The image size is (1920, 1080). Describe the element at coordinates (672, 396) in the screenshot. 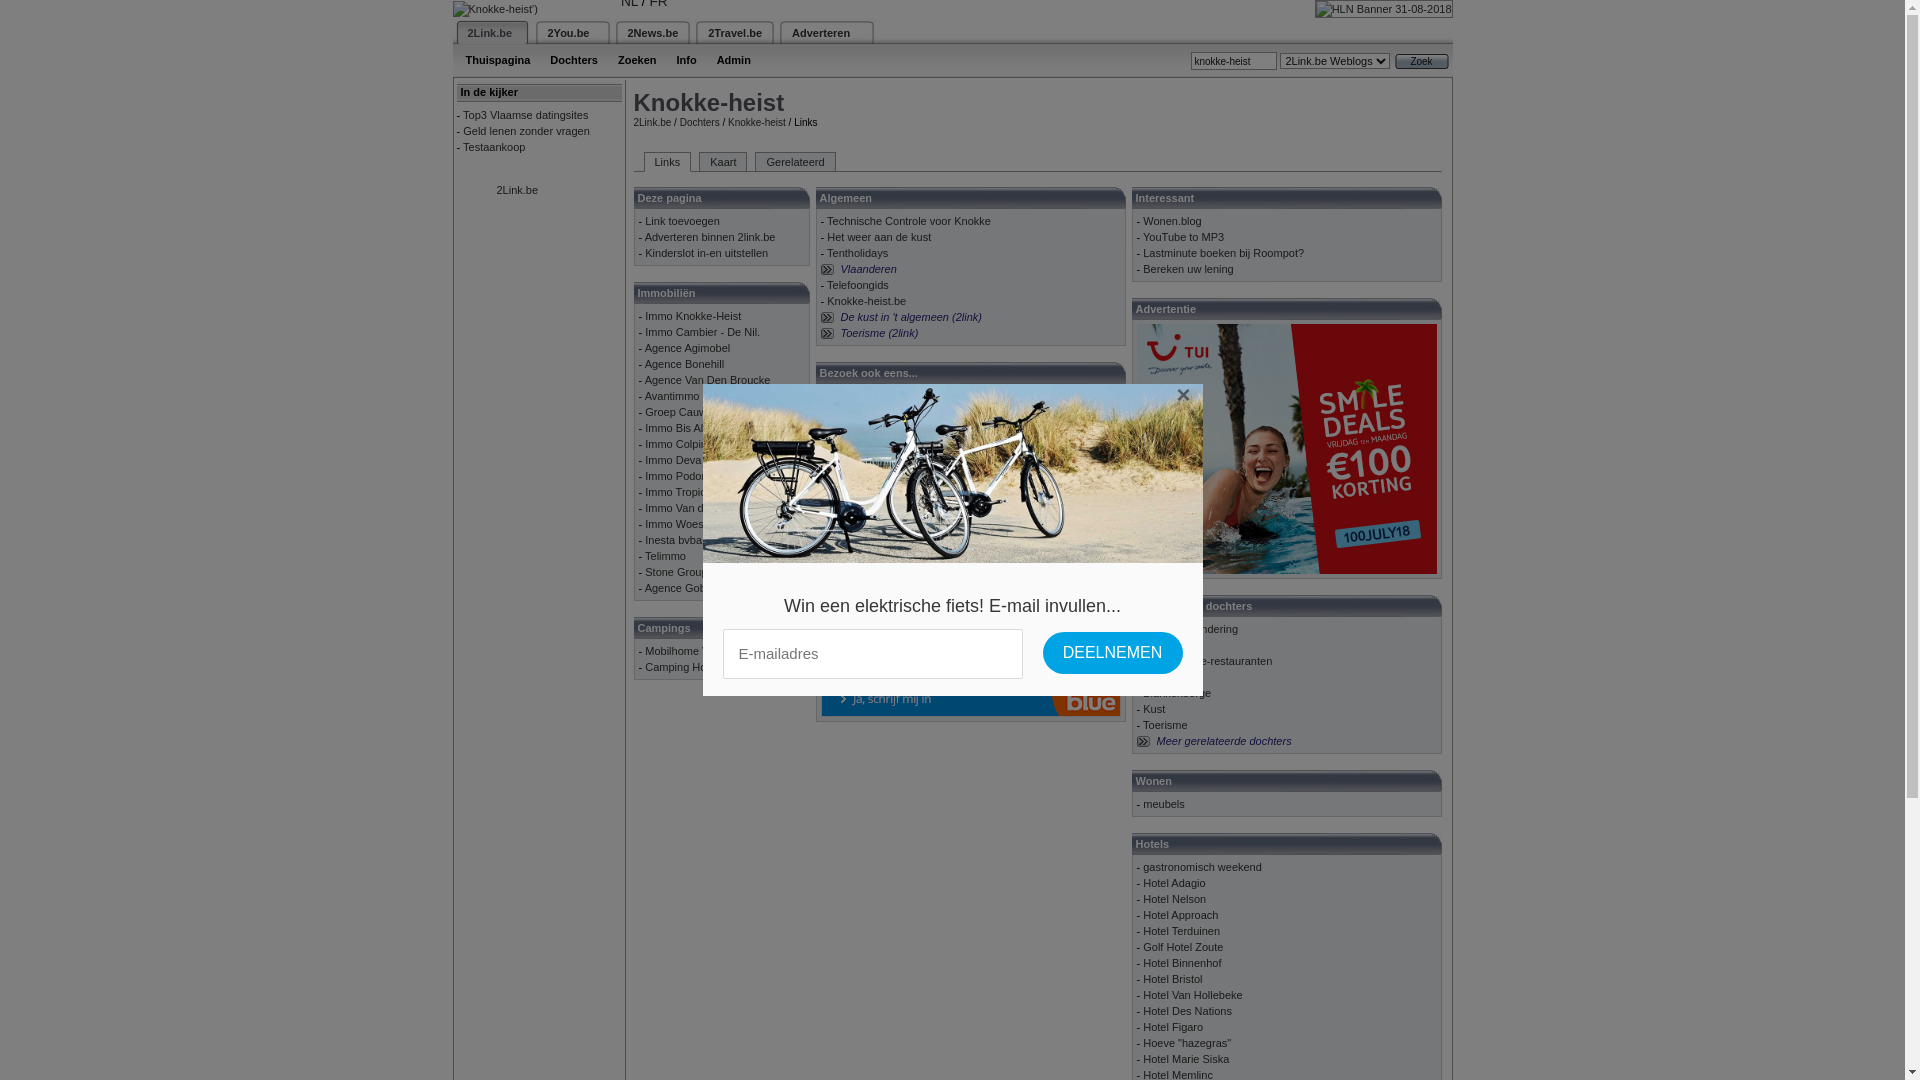

I see `'Avantimmo'` at that location.